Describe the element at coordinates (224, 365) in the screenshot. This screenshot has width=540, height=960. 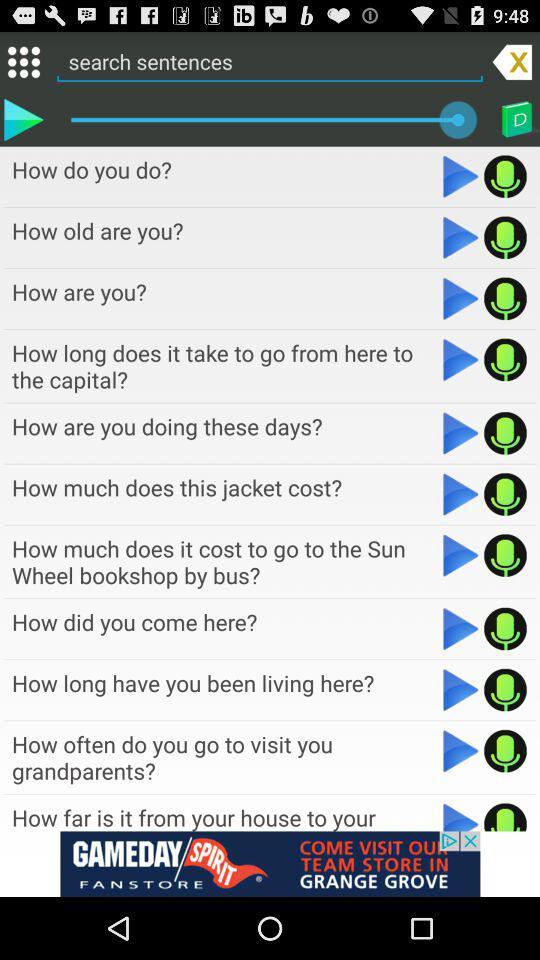
I see `the top of the 4th audio column` at that location.